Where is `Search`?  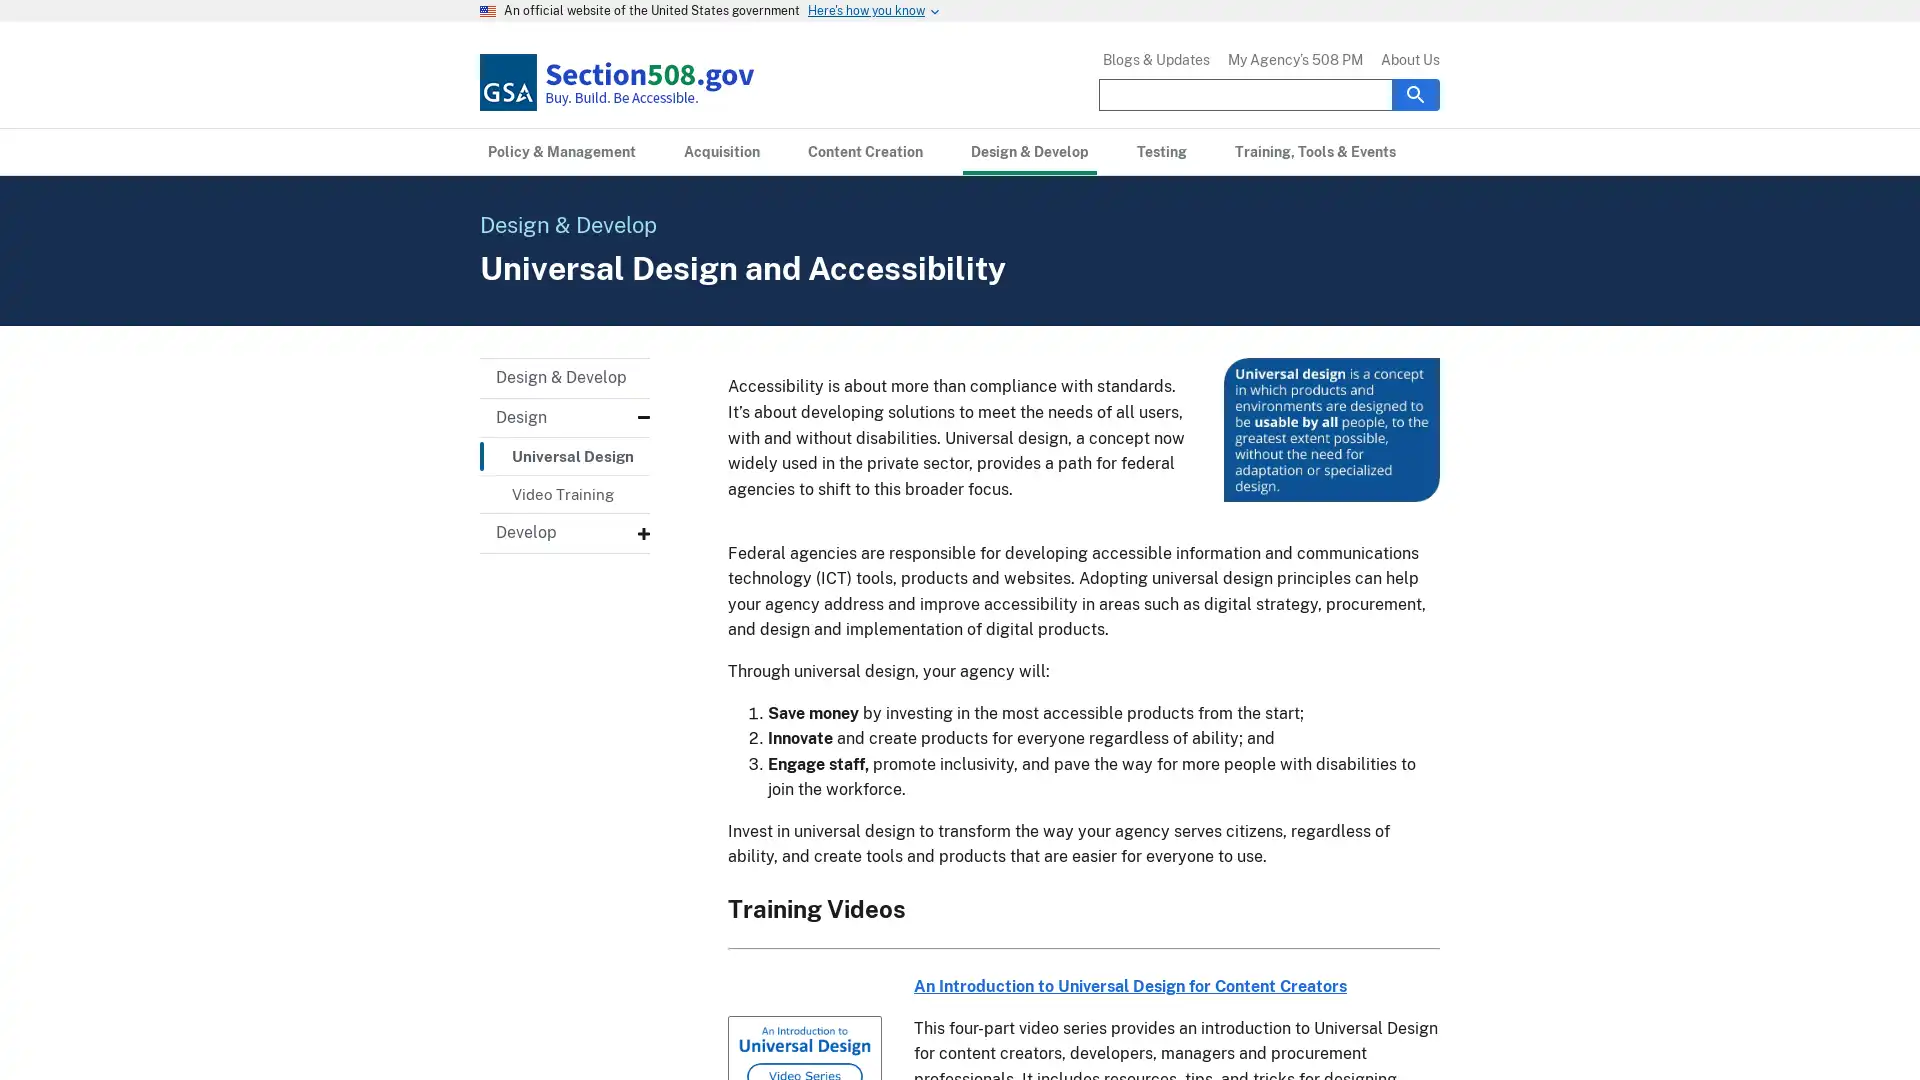
Search is located at coordinates (1415, 93).